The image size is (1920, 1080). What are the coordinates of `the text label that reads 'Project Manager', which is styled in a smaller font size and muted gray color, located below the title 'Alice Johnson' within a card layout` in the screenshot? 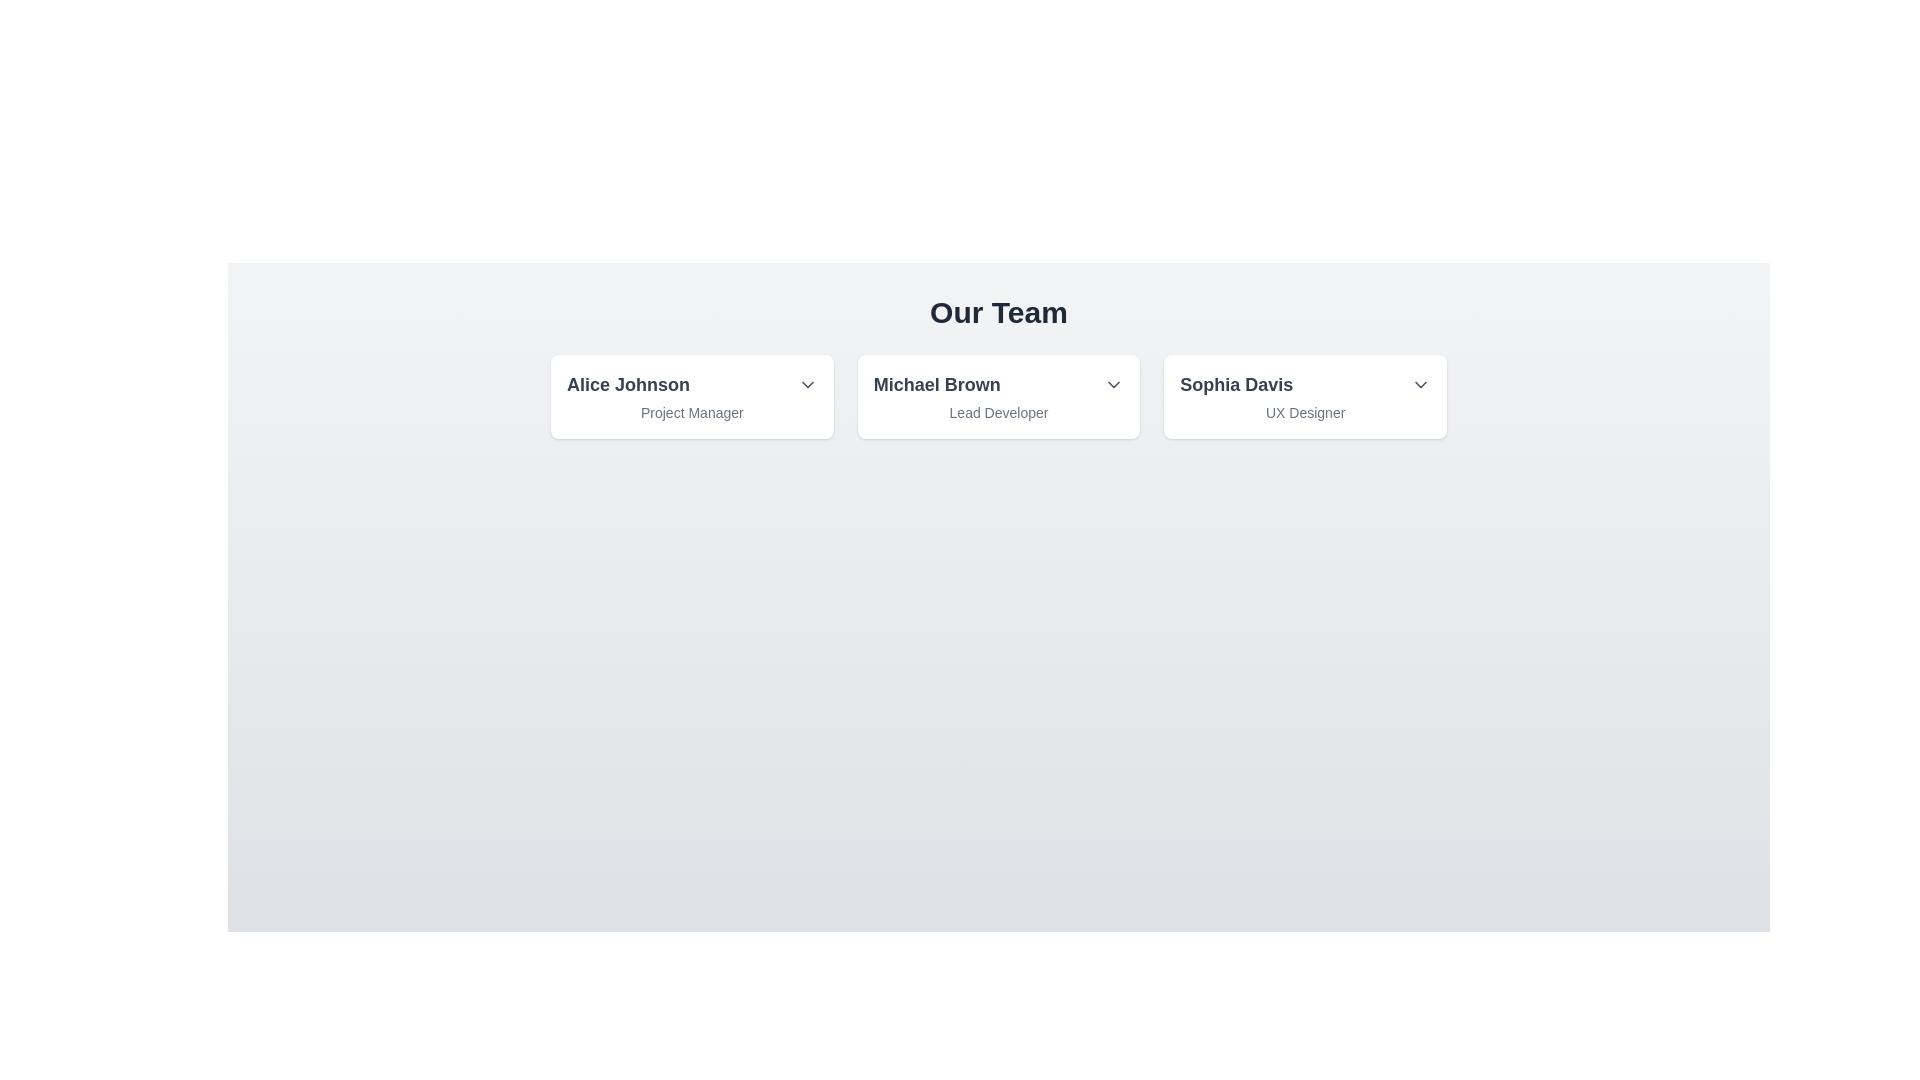 It's located at (692, 411).